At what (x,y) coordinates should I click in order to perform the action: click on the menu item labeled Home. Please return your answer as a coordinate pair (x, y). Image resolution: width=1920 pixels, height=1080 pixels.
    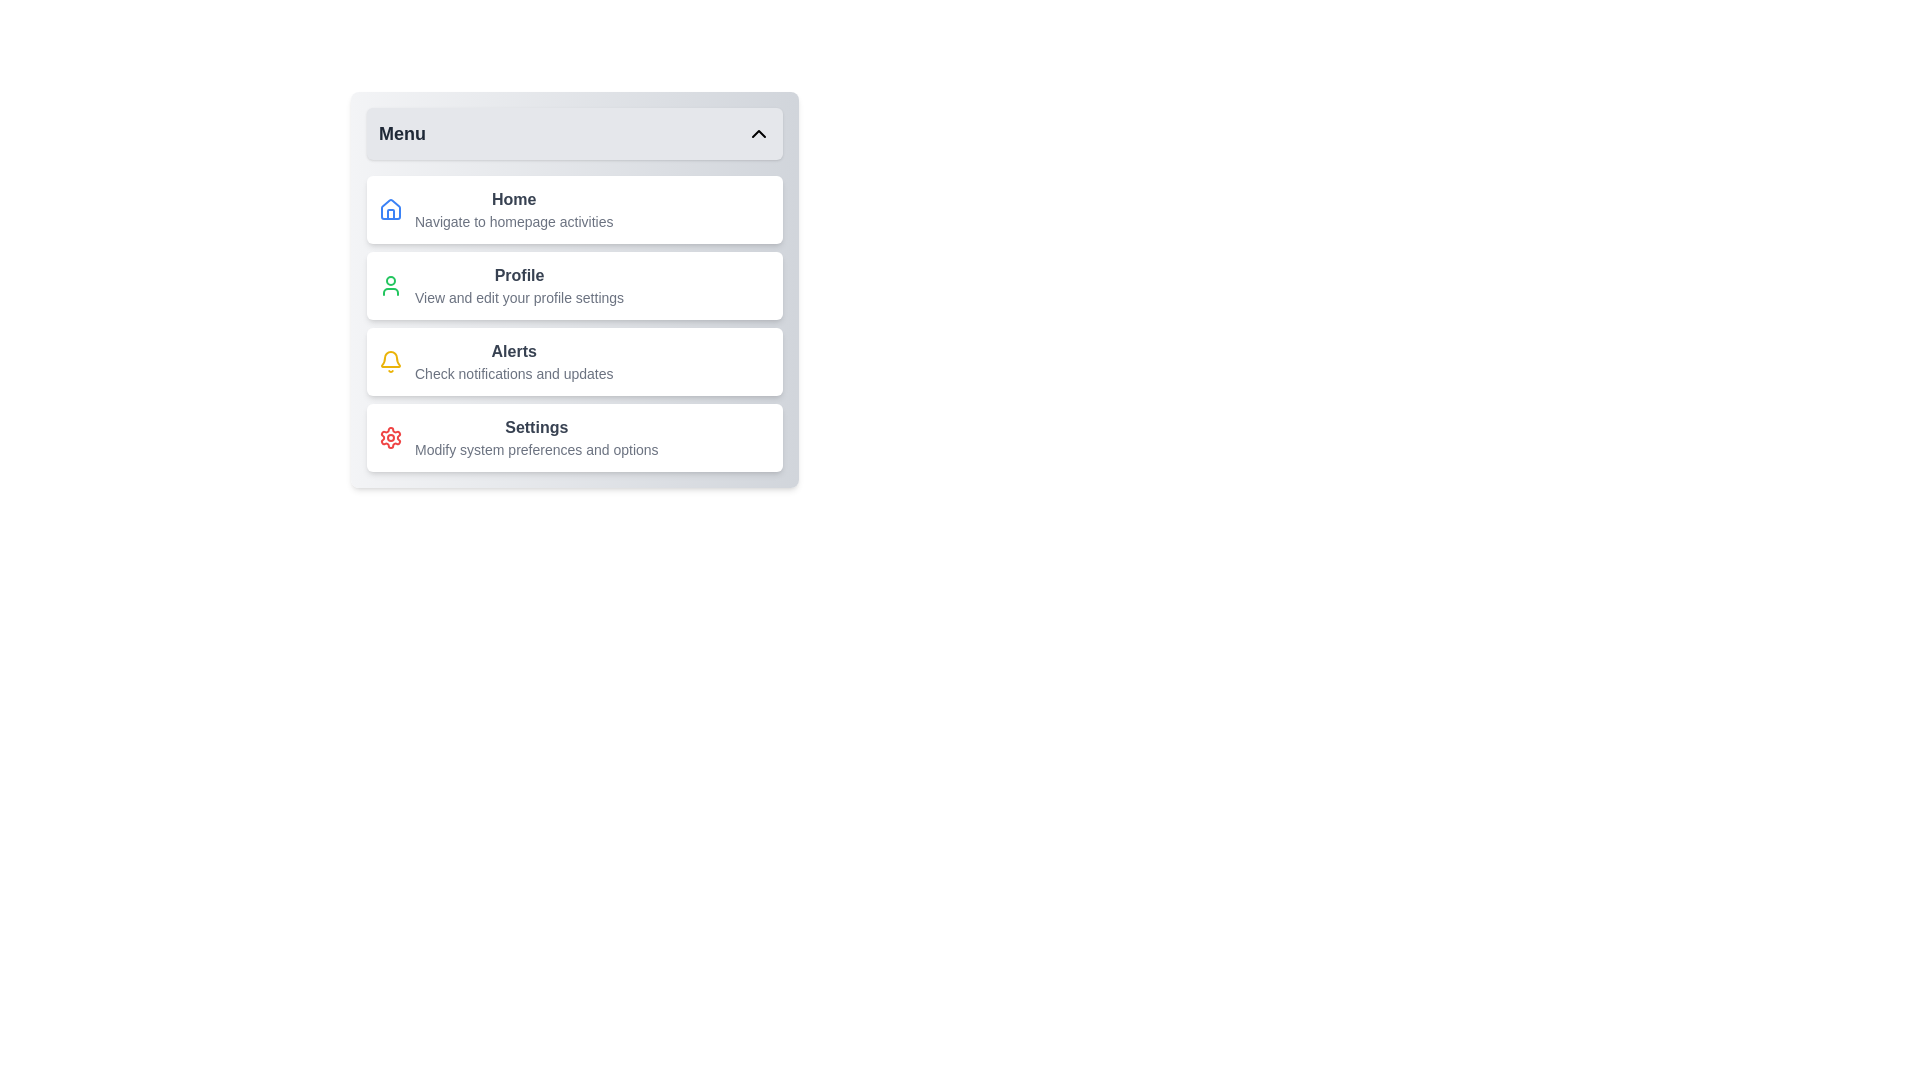
    Looking at the image, I should click on (574, 209).